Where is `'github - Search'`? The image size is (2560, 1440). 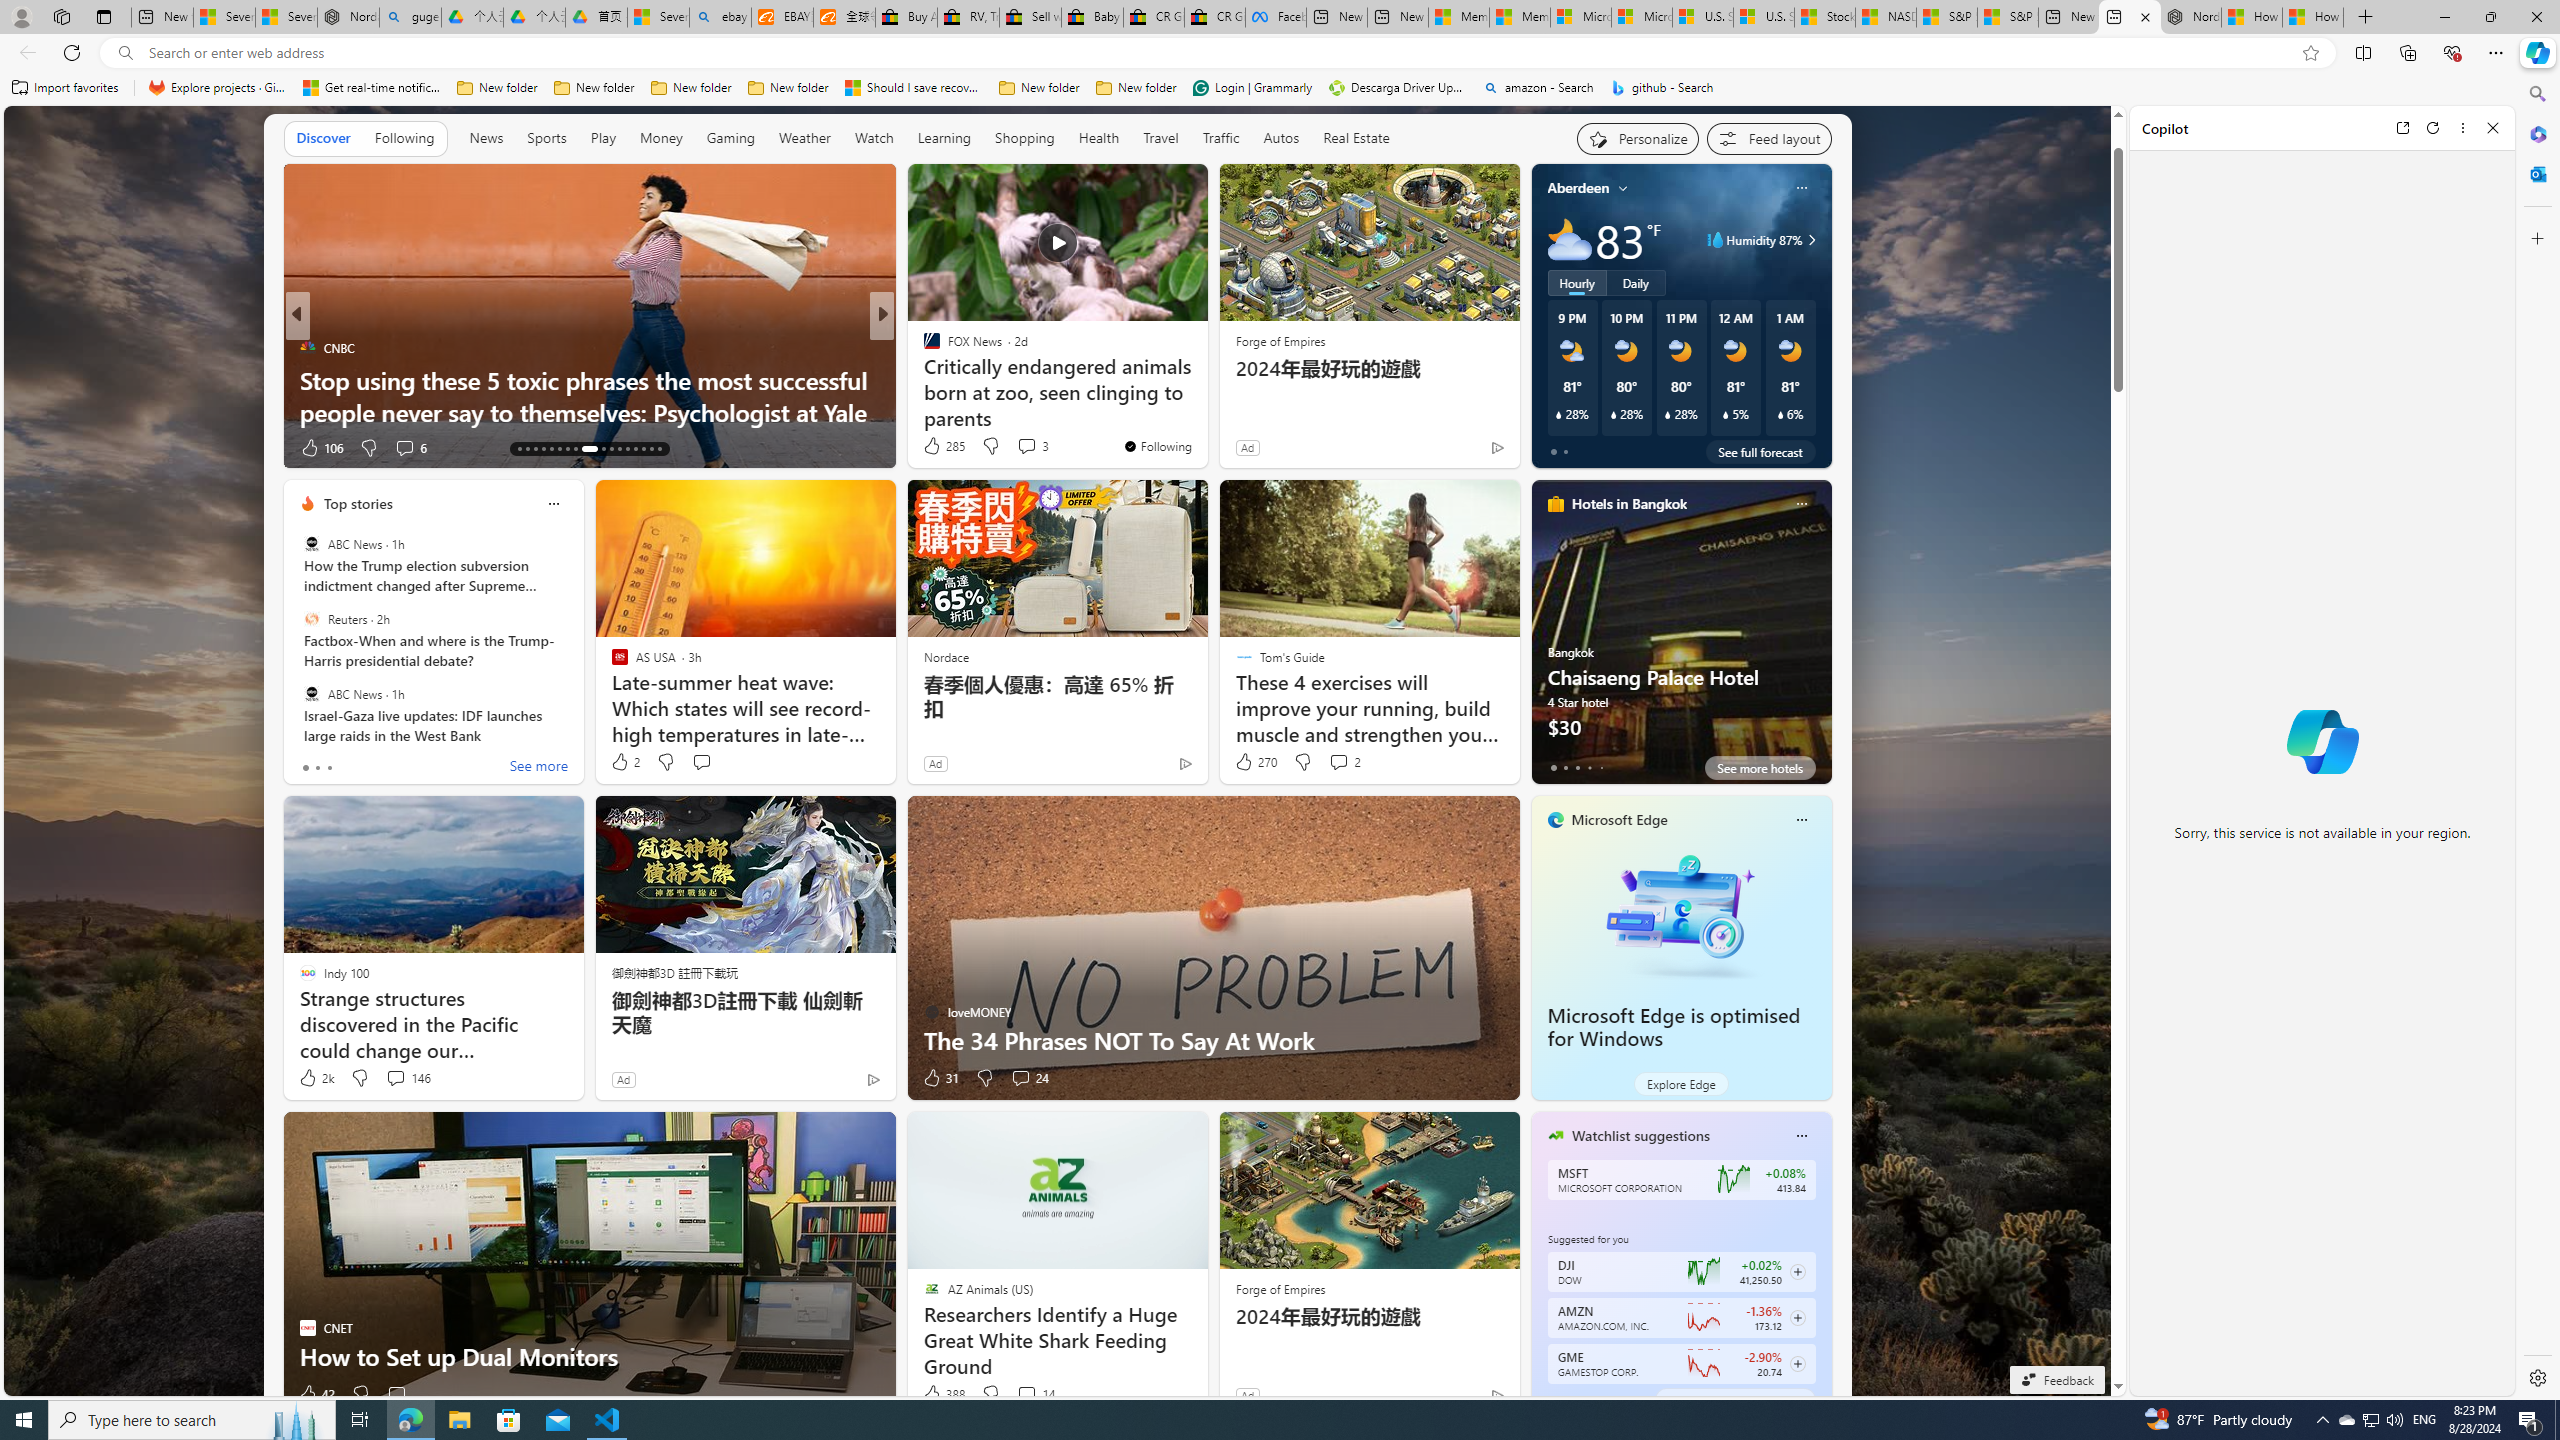 'github - Search' is located at coordinates (1662, 87).